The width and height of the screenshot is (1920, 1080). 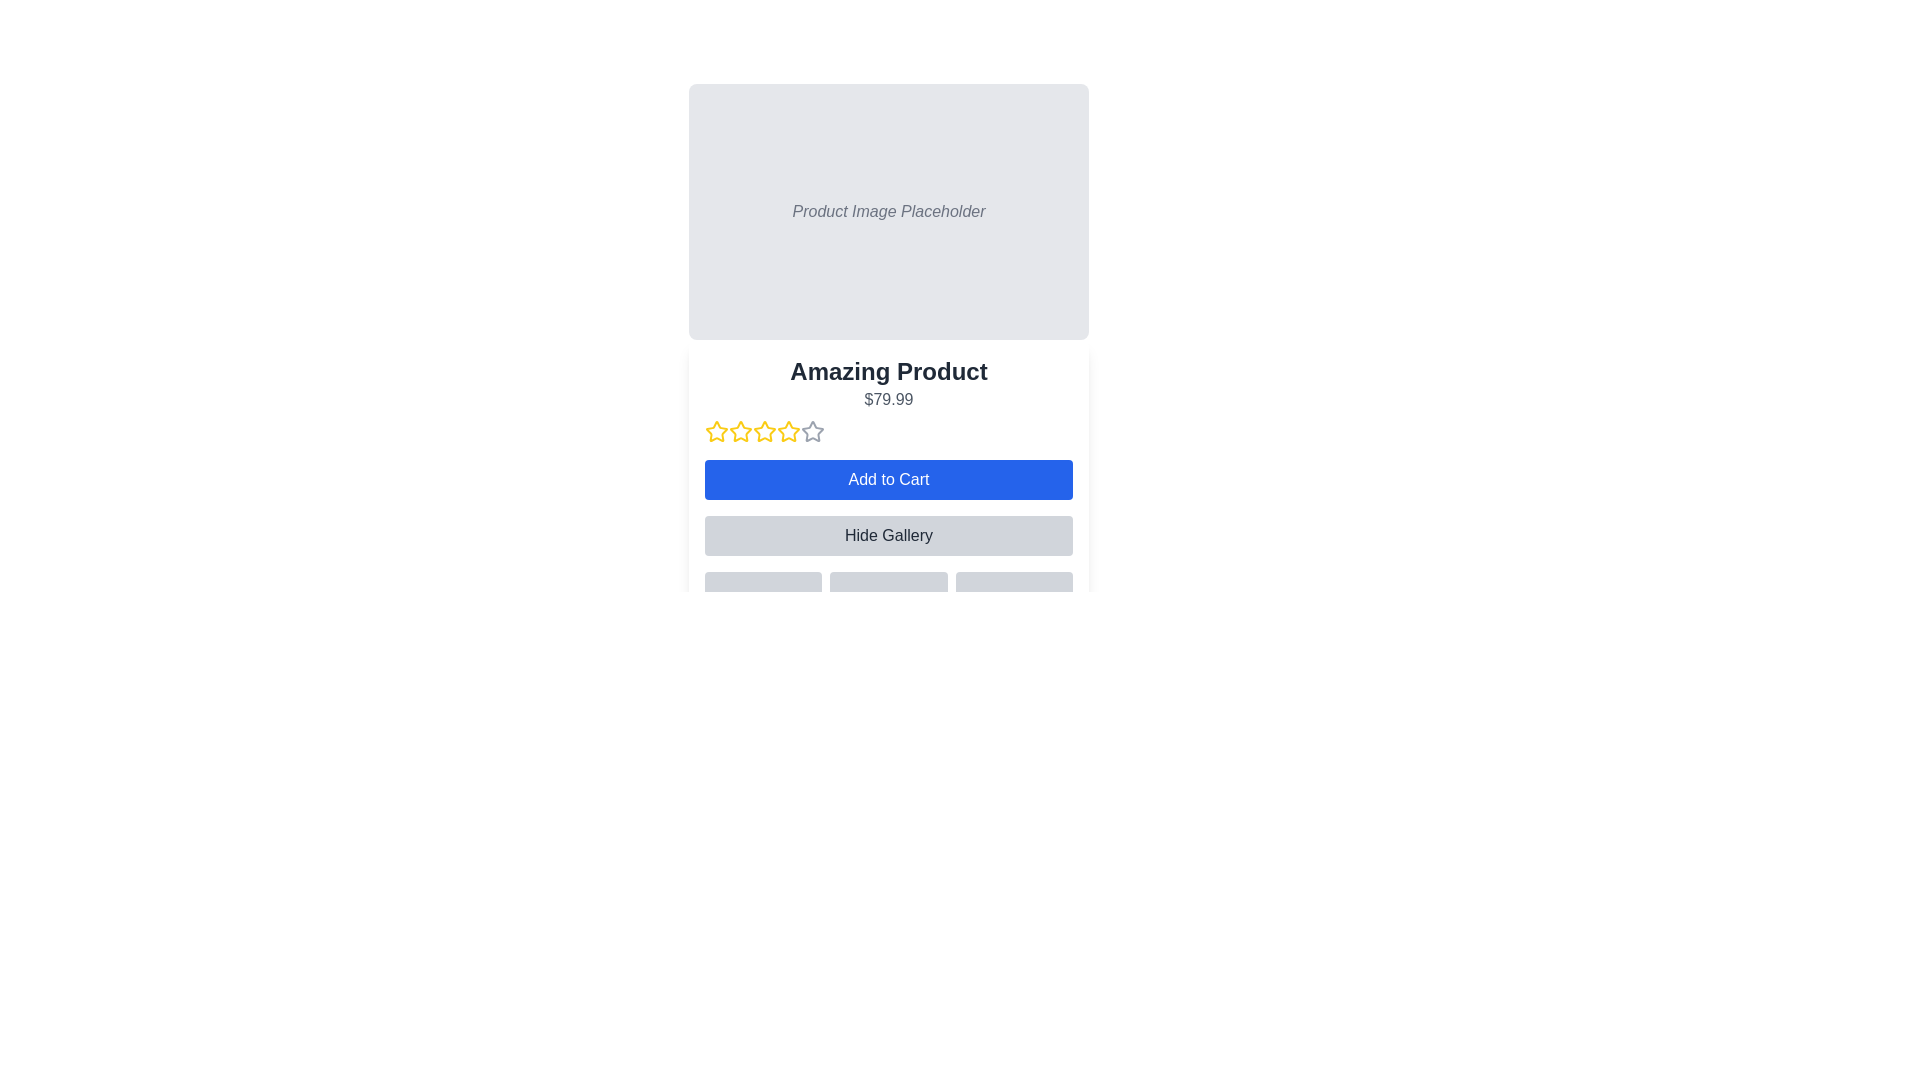 What do you see at coordinates (812, 430) in the screenshot?
I see `the fourth star in the horizontal row of five stars to trigger a tooltip or effect, indicating a 4-star rating selection` at bounding box center [812, 430].